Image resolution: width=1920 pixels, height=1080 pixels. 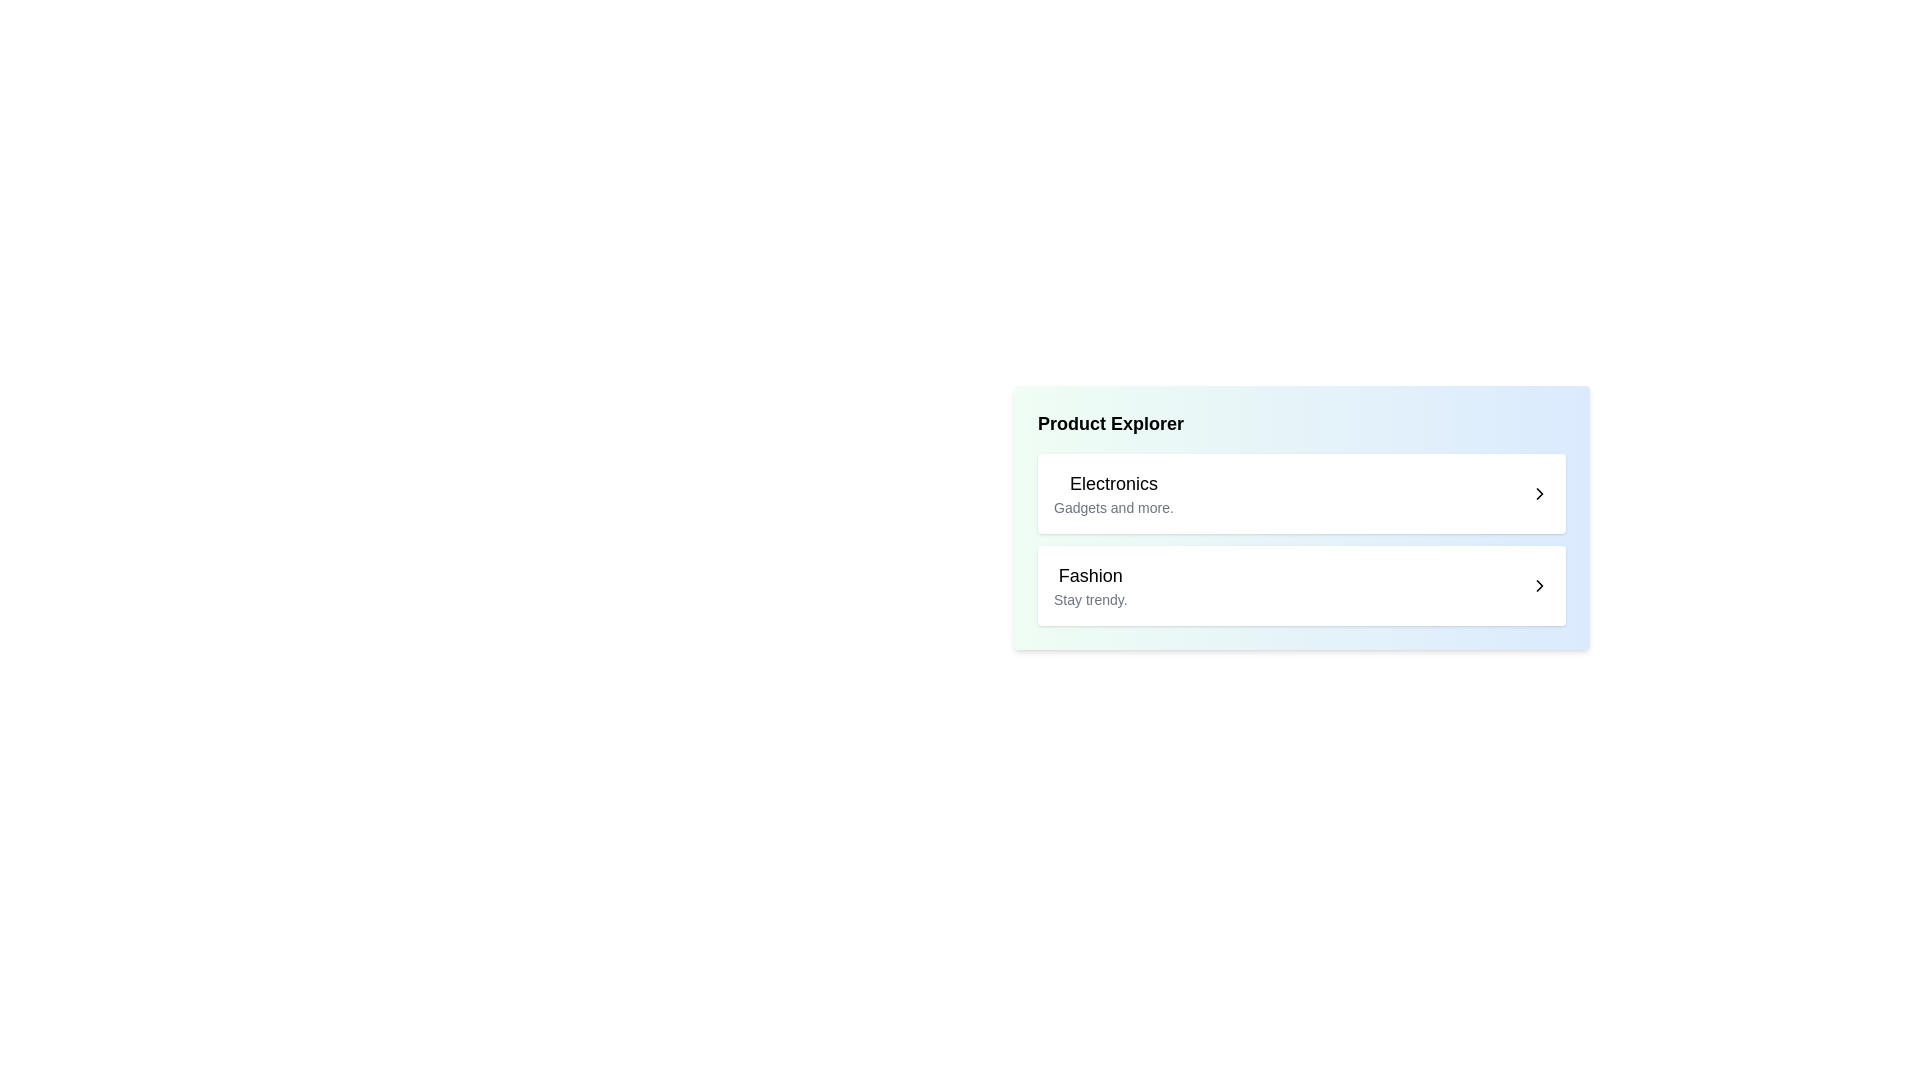 I want to click on the 'Fashion' category card, which is the second item in the vertically stacked list below the 'Electronics' section, so click(x=1301, y=585).